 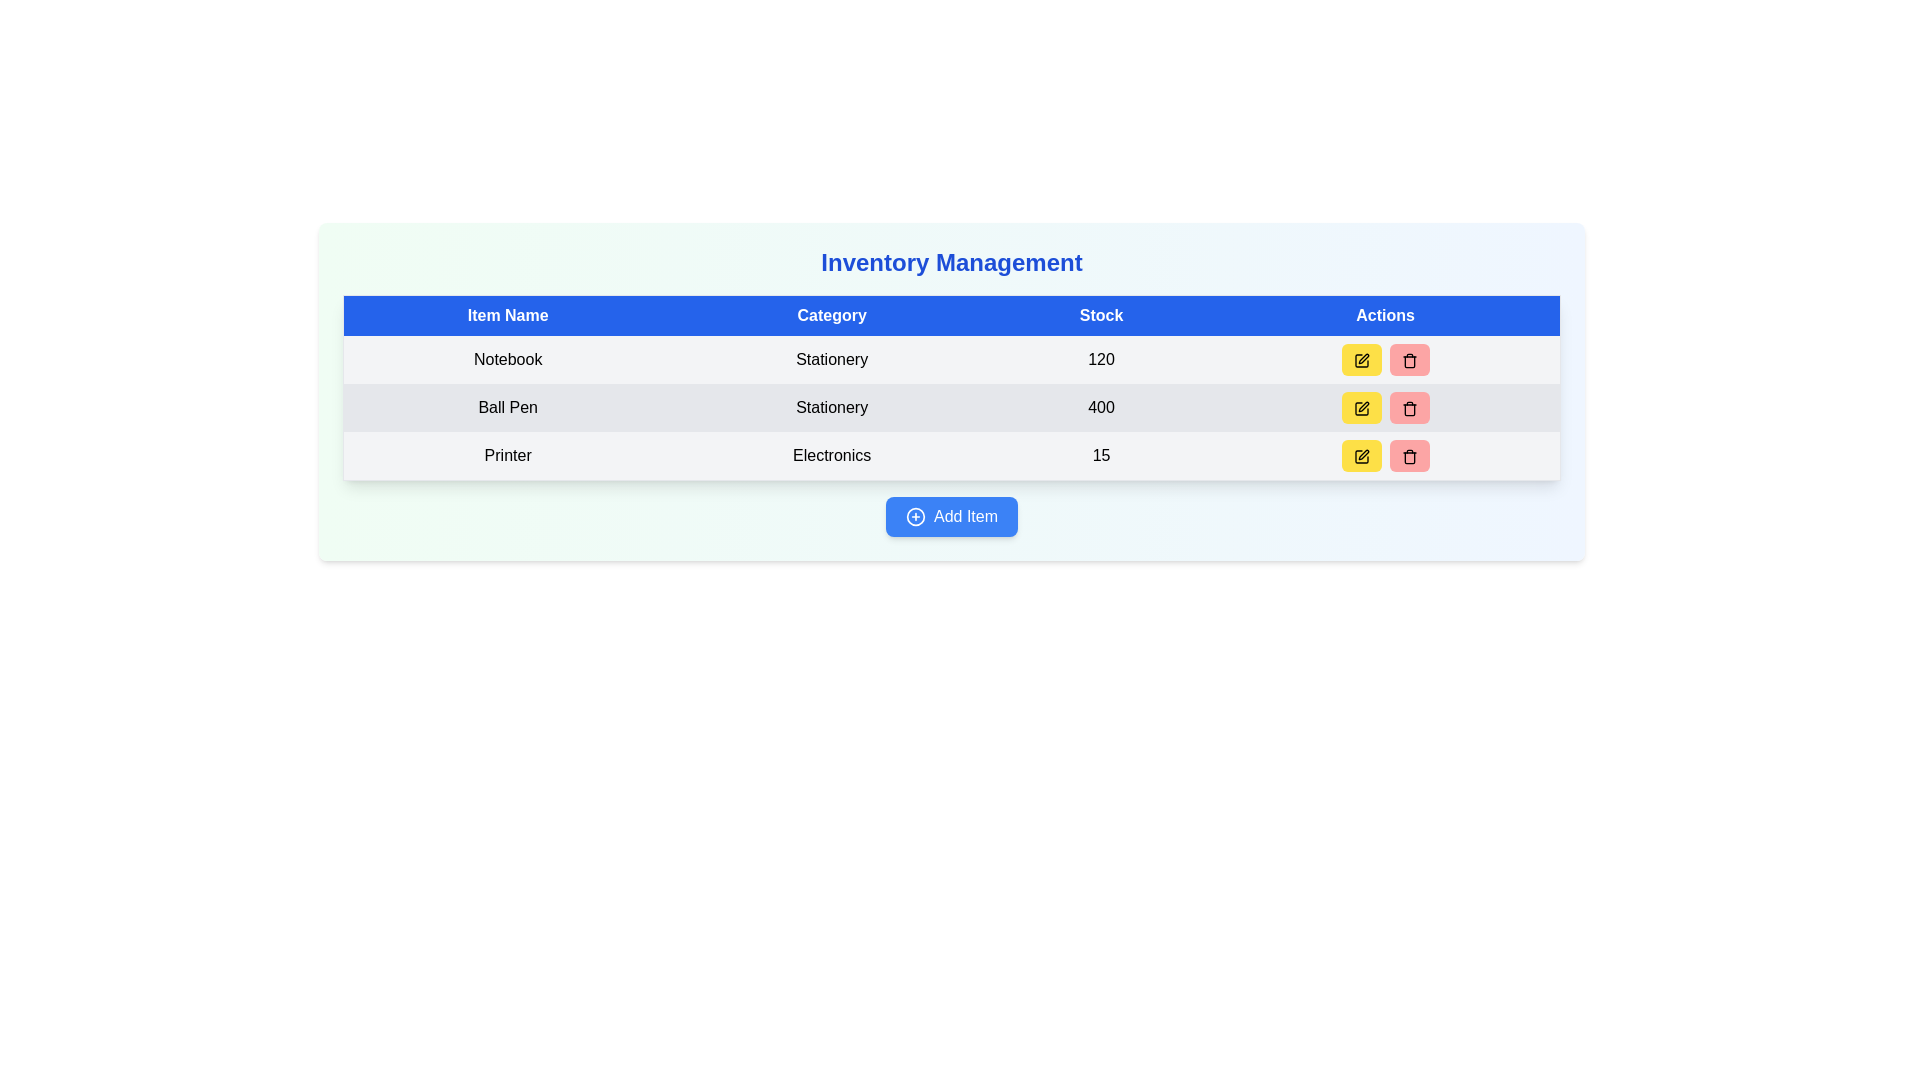 I want to click on the text label indicating the stock quantity of 120 units in the inventory management table, located in the third column of the first row under the 'Stock' header, so click(x=1100, y=358).